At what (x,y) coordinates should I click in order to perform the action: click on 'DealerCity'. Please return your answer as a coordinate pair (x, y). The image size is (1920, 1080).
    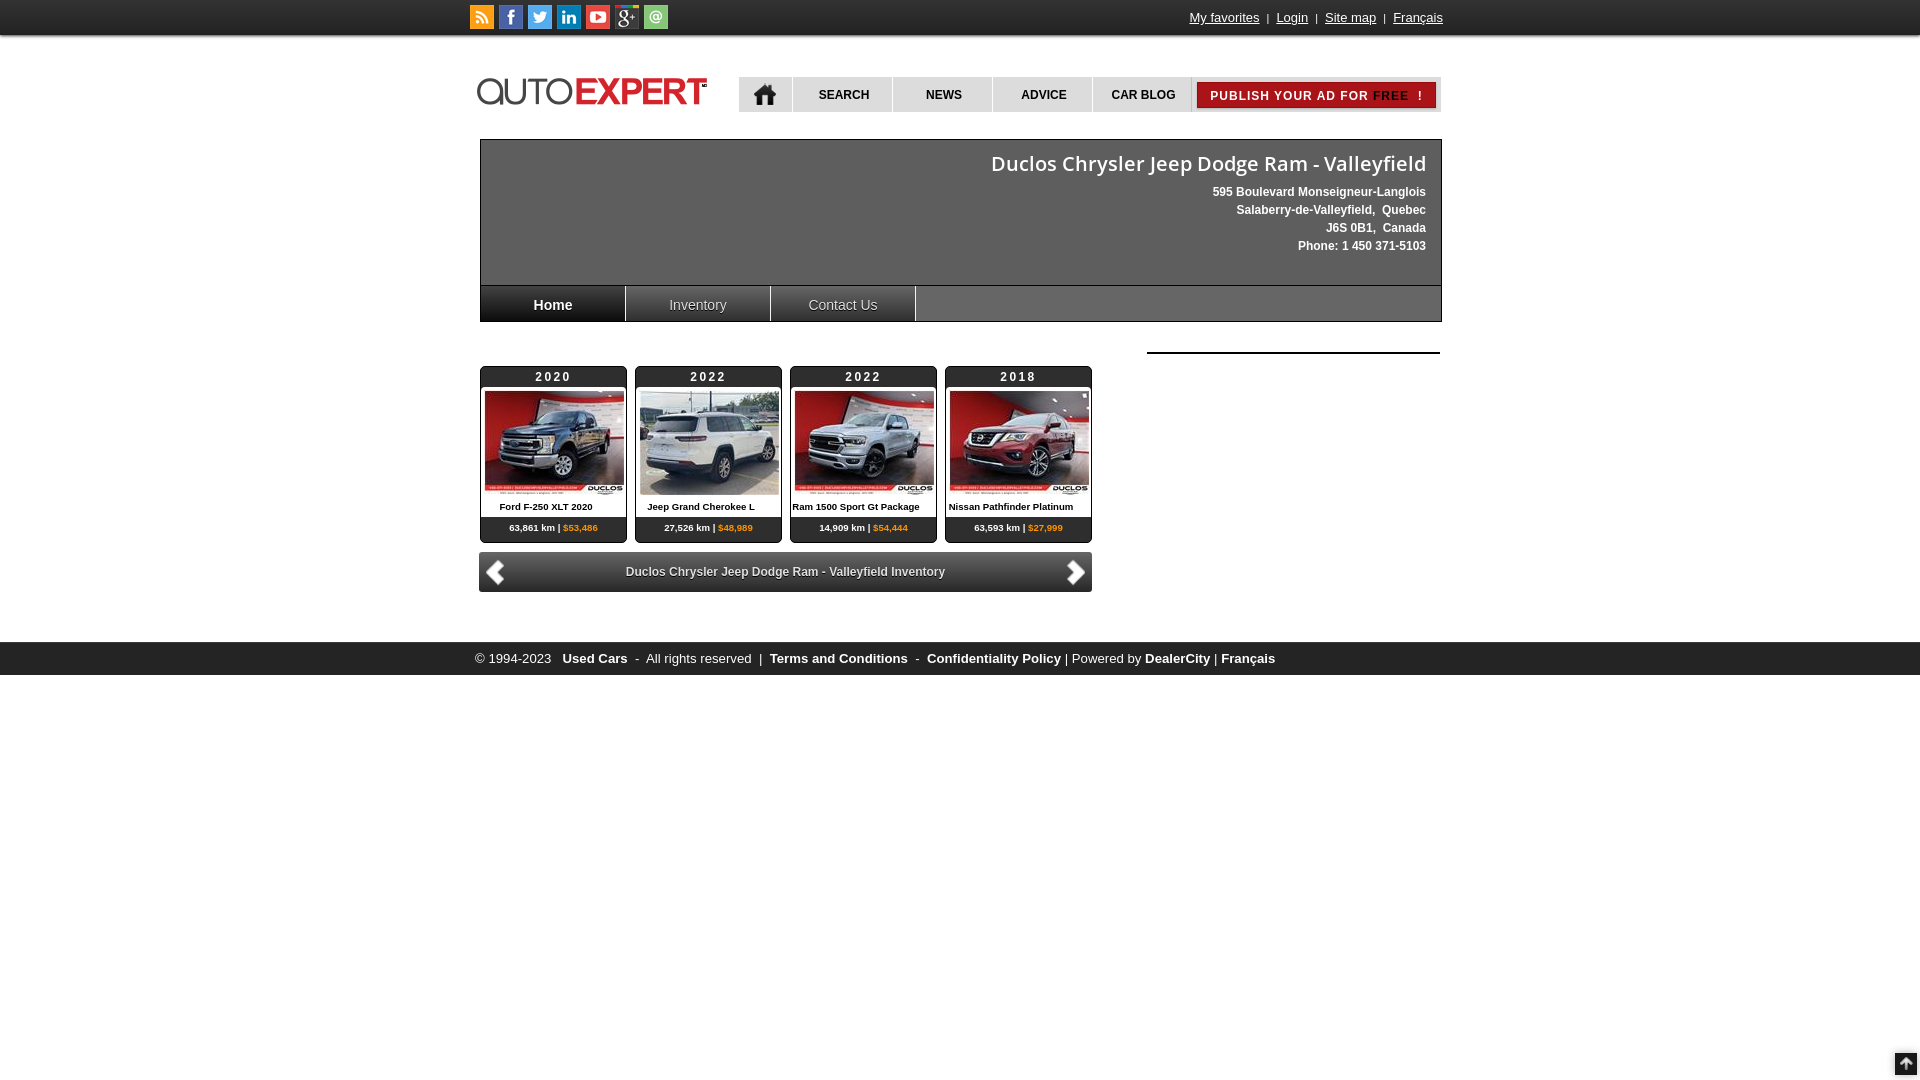
    Looking at the image, I should click on (1177, 658).